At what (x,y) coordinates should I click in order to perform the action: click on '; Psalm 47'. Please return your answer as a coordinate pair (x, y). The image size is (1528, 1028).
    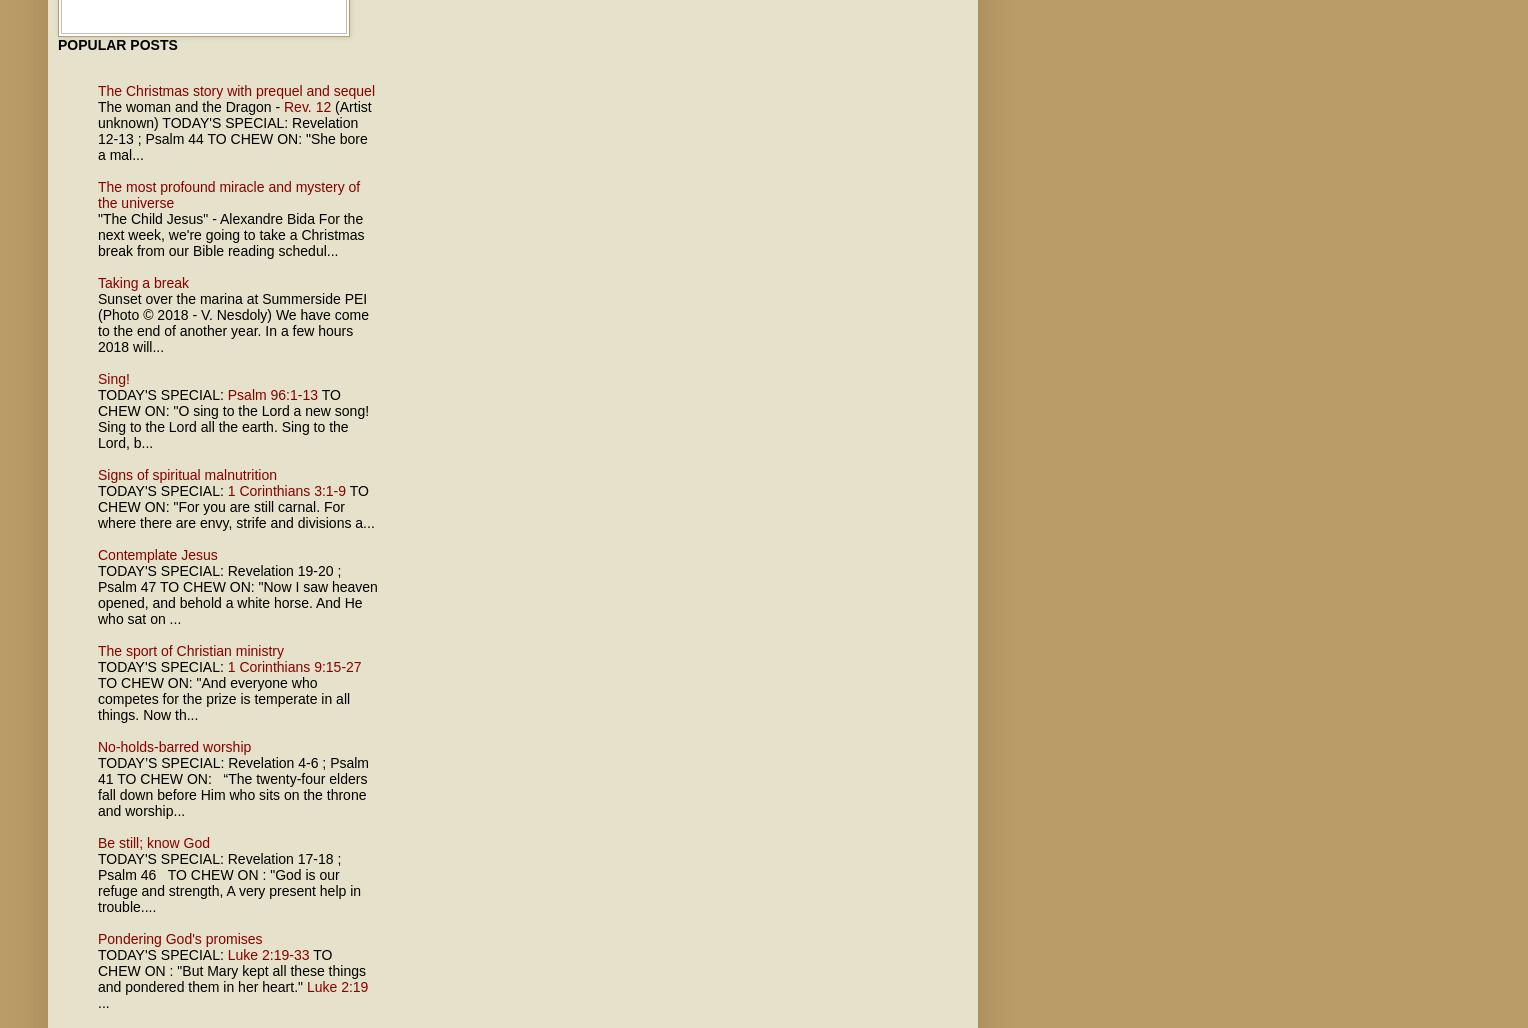
    Looking at the image, I should click on (96, 578).